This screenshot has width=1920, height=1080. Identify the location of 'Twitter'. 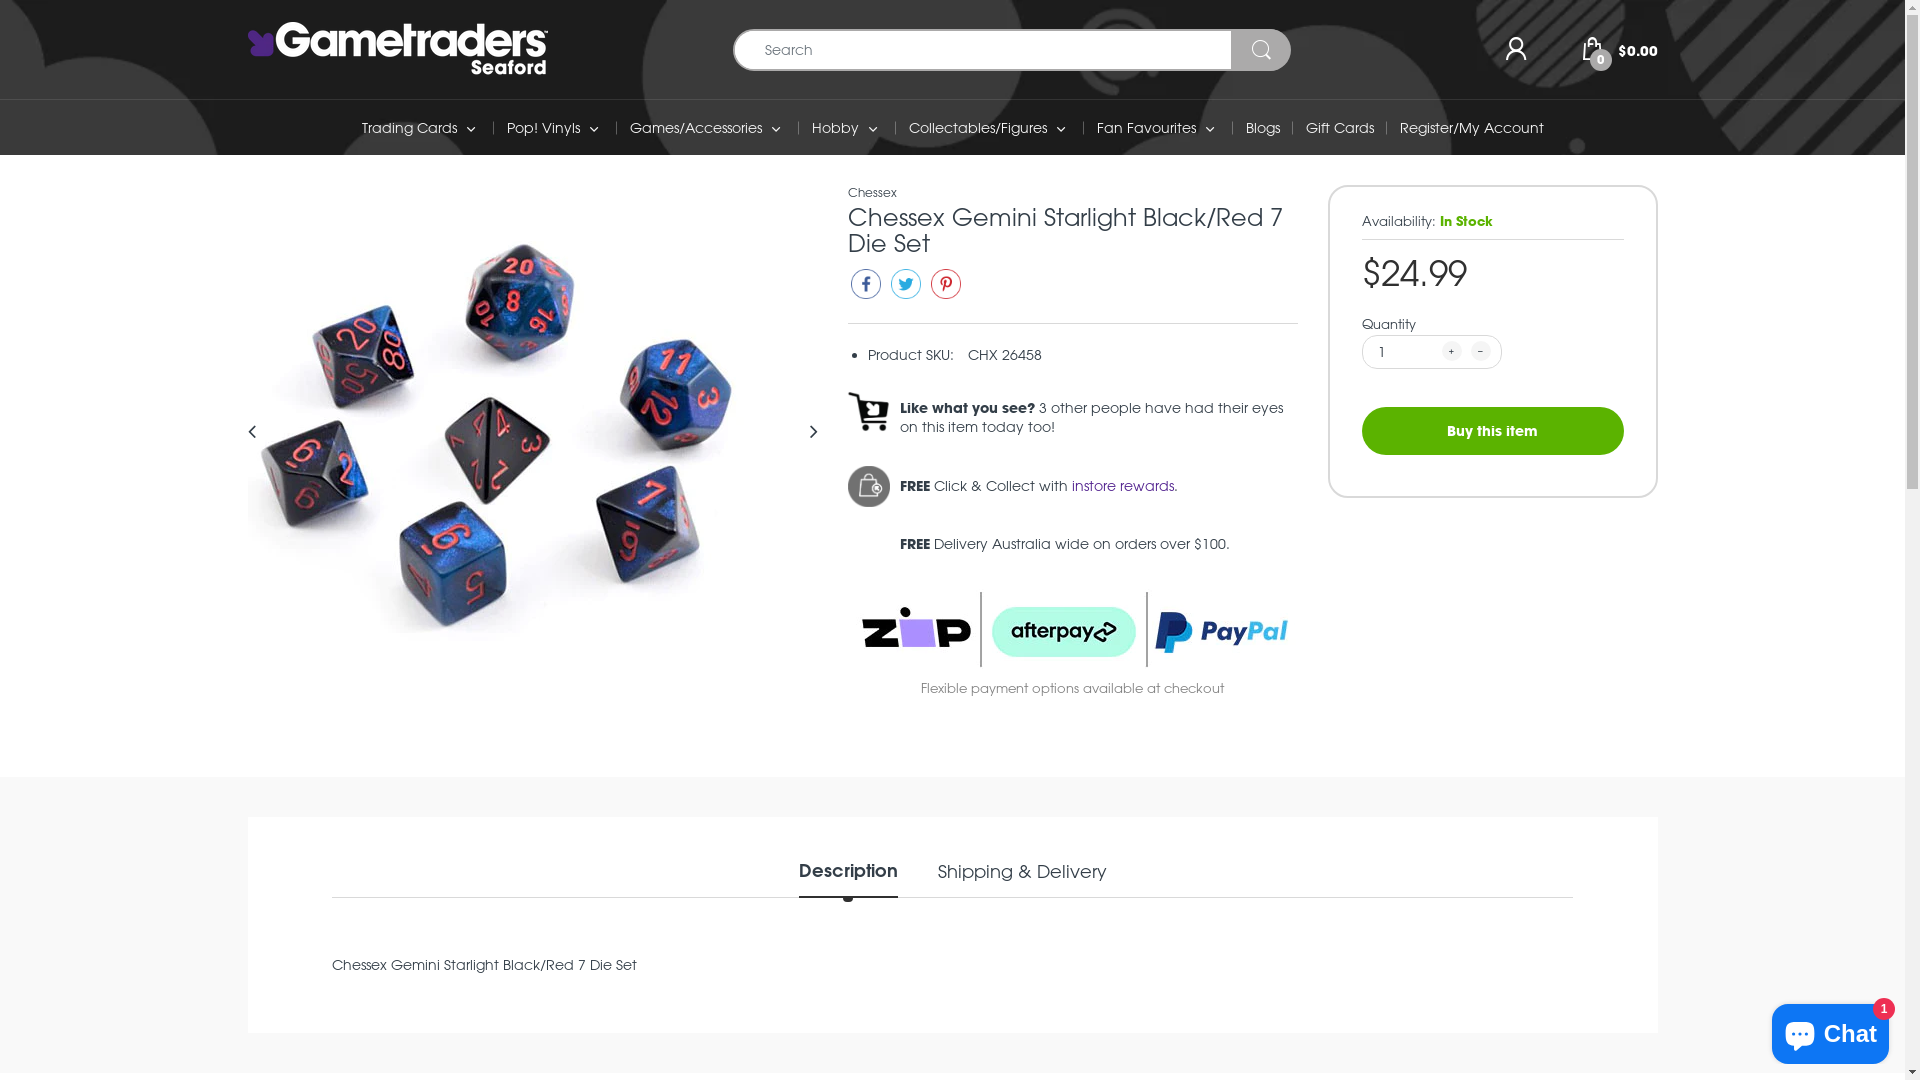
(905, 288).